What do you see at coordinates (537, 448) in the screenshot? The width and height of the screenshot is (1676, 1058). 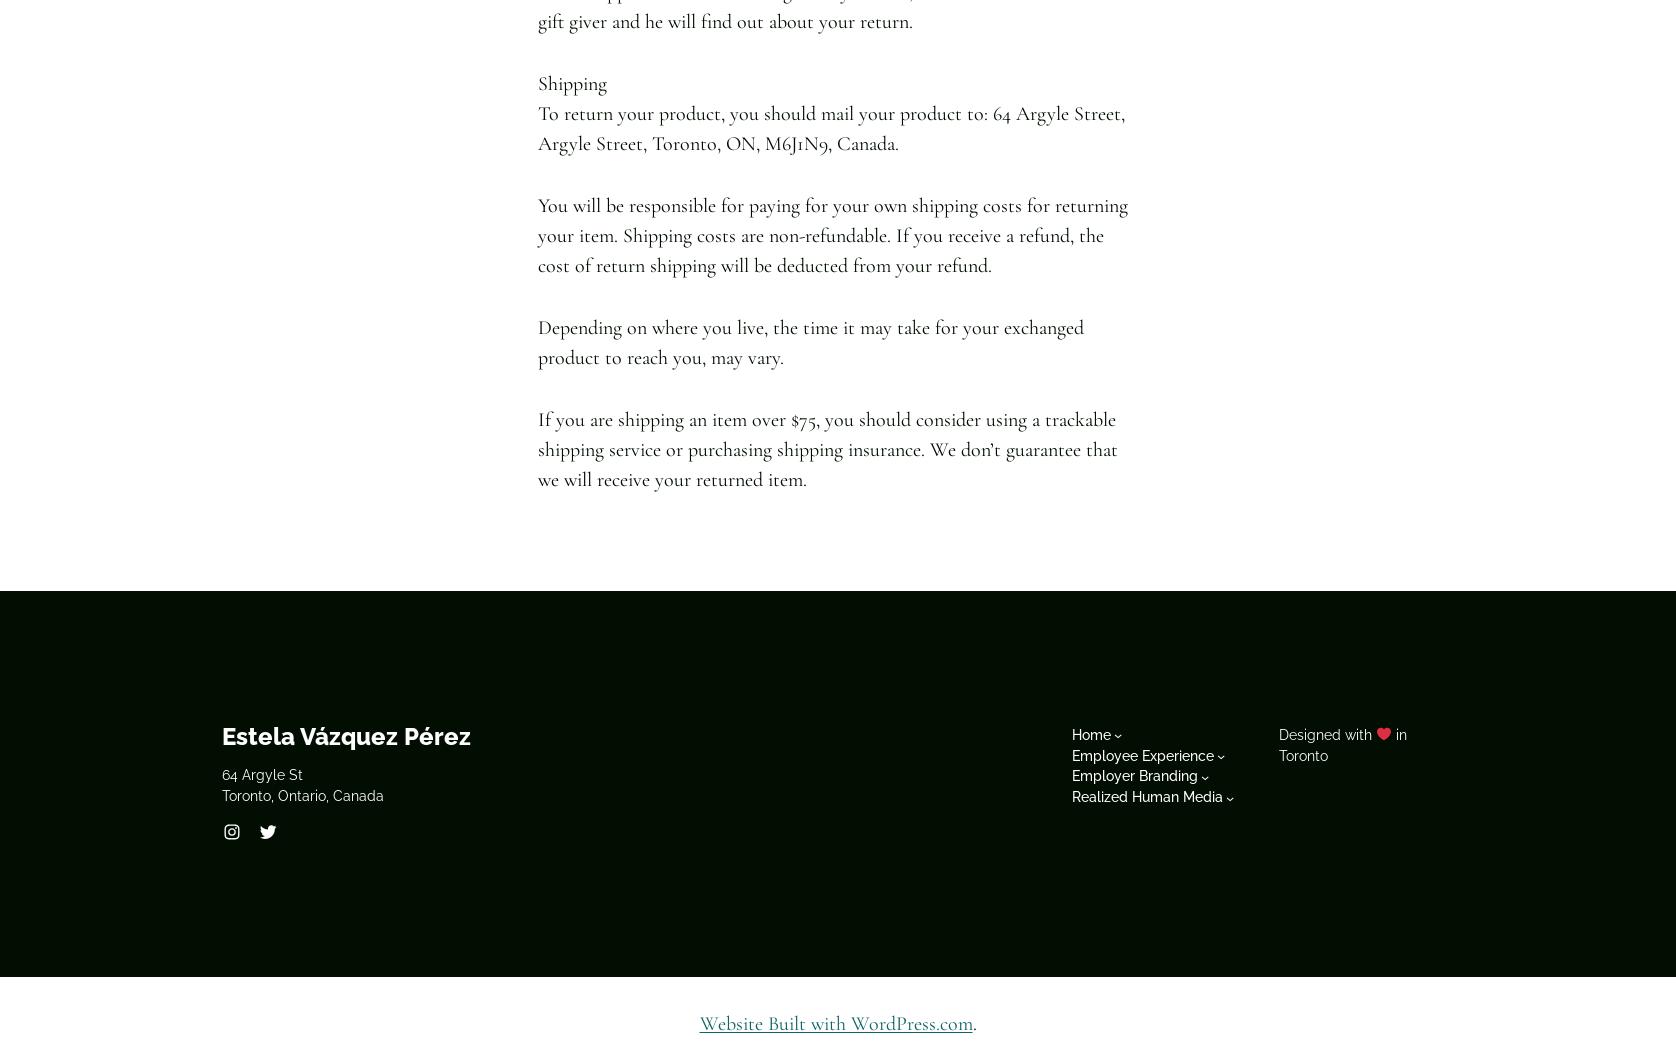 I see `'If you are shipping an item over $75, you should consider using a trackable shipping service or purchasing shipping insurance. We don’t guarantee that we will receive your returned item.'` at bounding box center [537, 448].